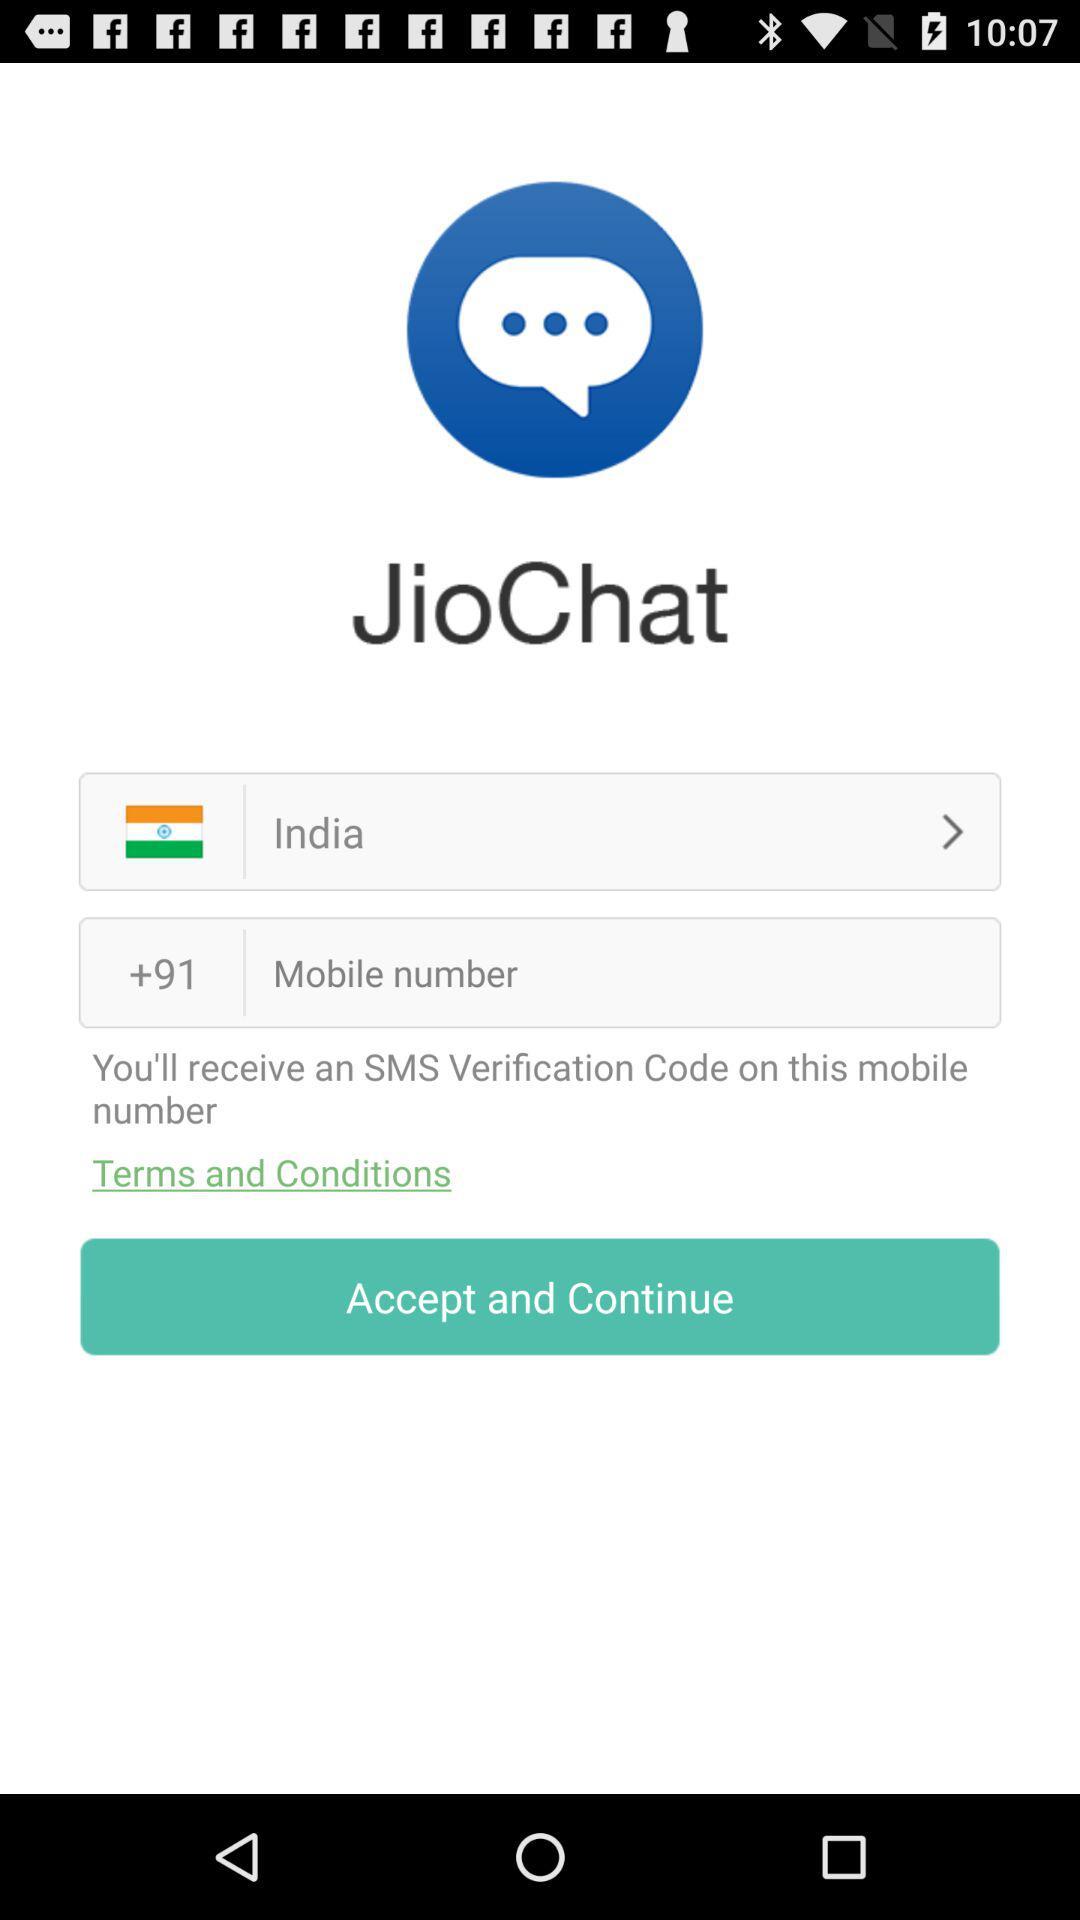  What do you see at coordinates (590, 972) in the screenshot?
I see `cell phone number` at bounding box center [590, 972].